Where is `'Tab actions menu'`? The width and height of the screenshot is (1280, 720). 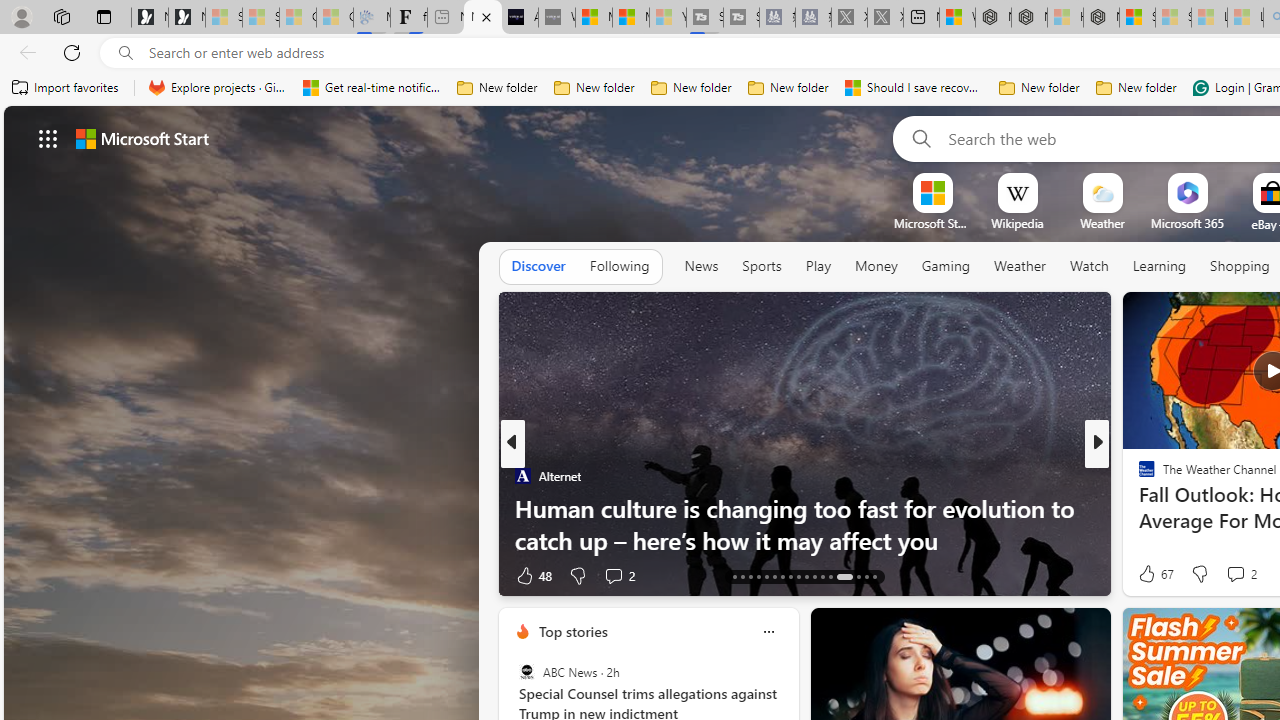 'Tab actions menu' is located at coordinates (103, 16).